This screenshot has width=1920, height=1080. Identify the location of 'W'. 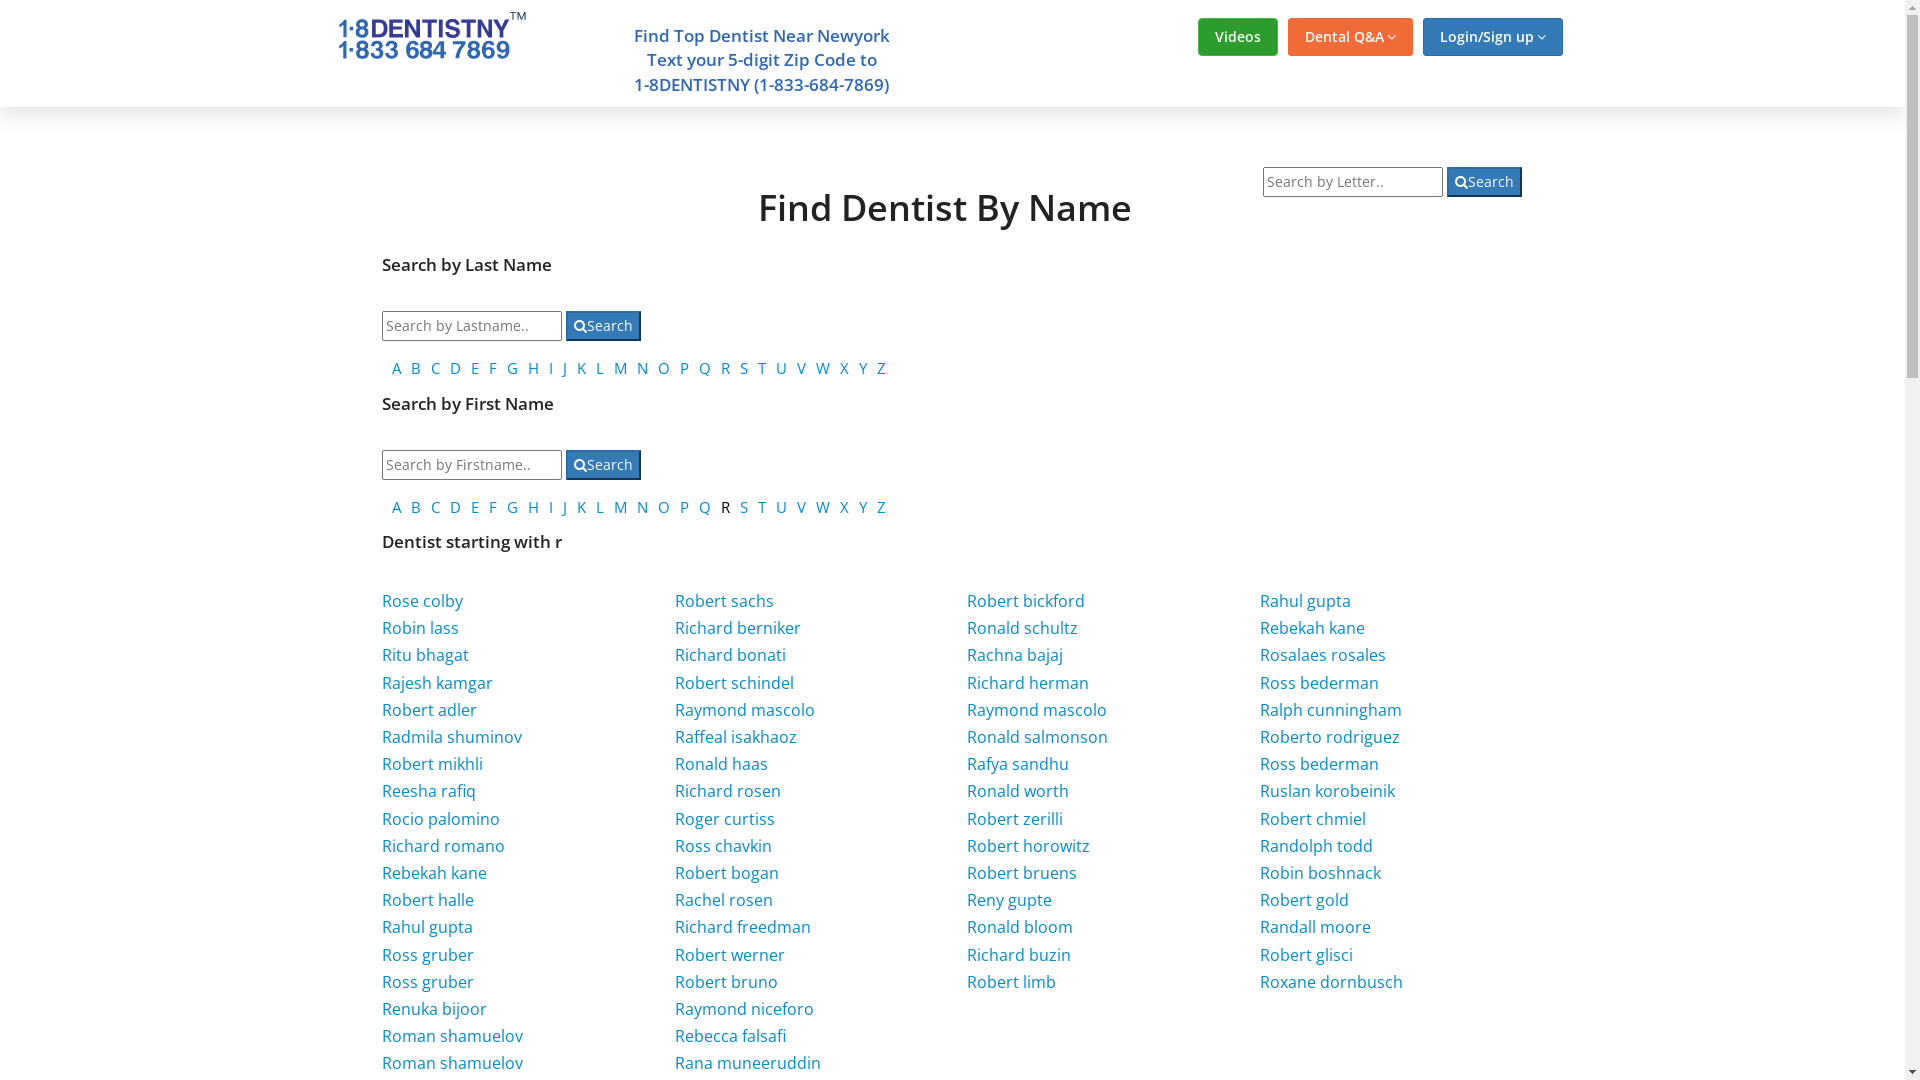
(816, 367).